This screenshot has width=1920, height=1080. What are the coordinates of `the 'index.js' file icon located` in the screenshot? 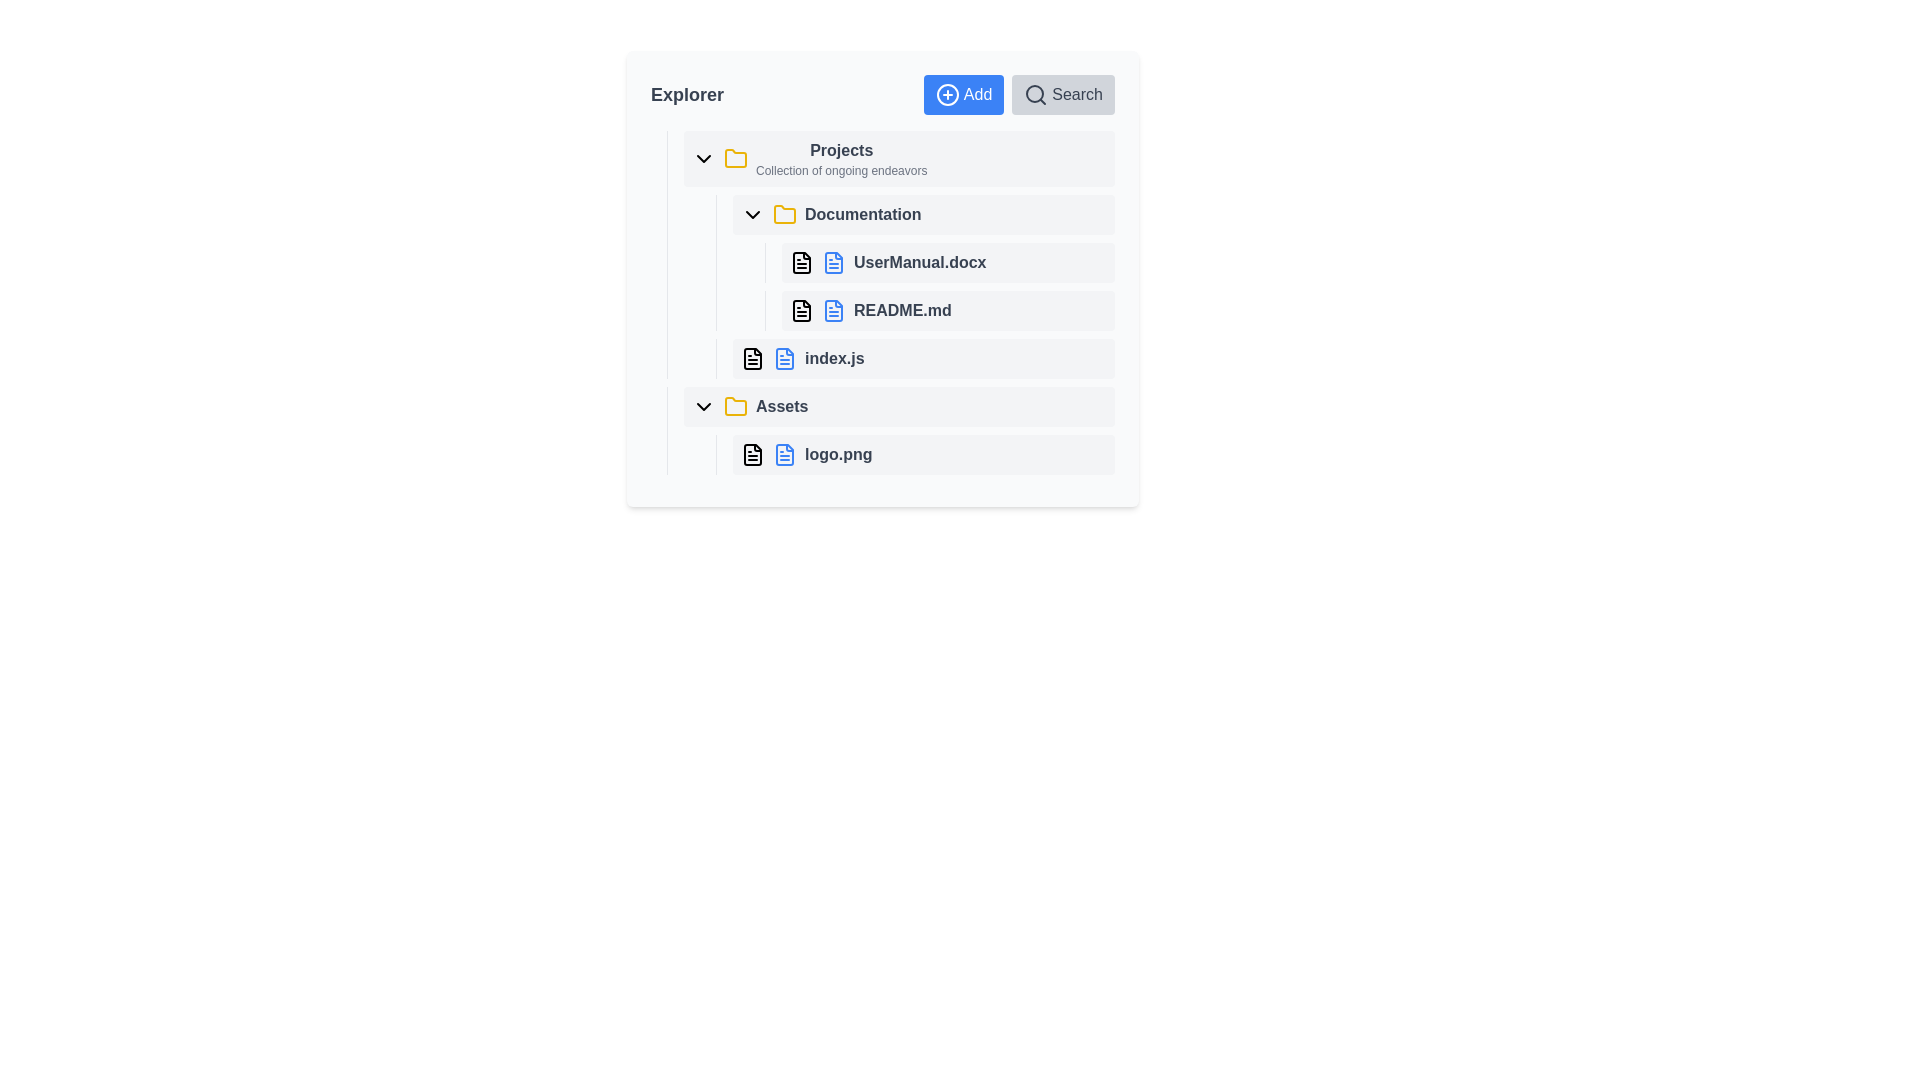 It's located at (784, 357).